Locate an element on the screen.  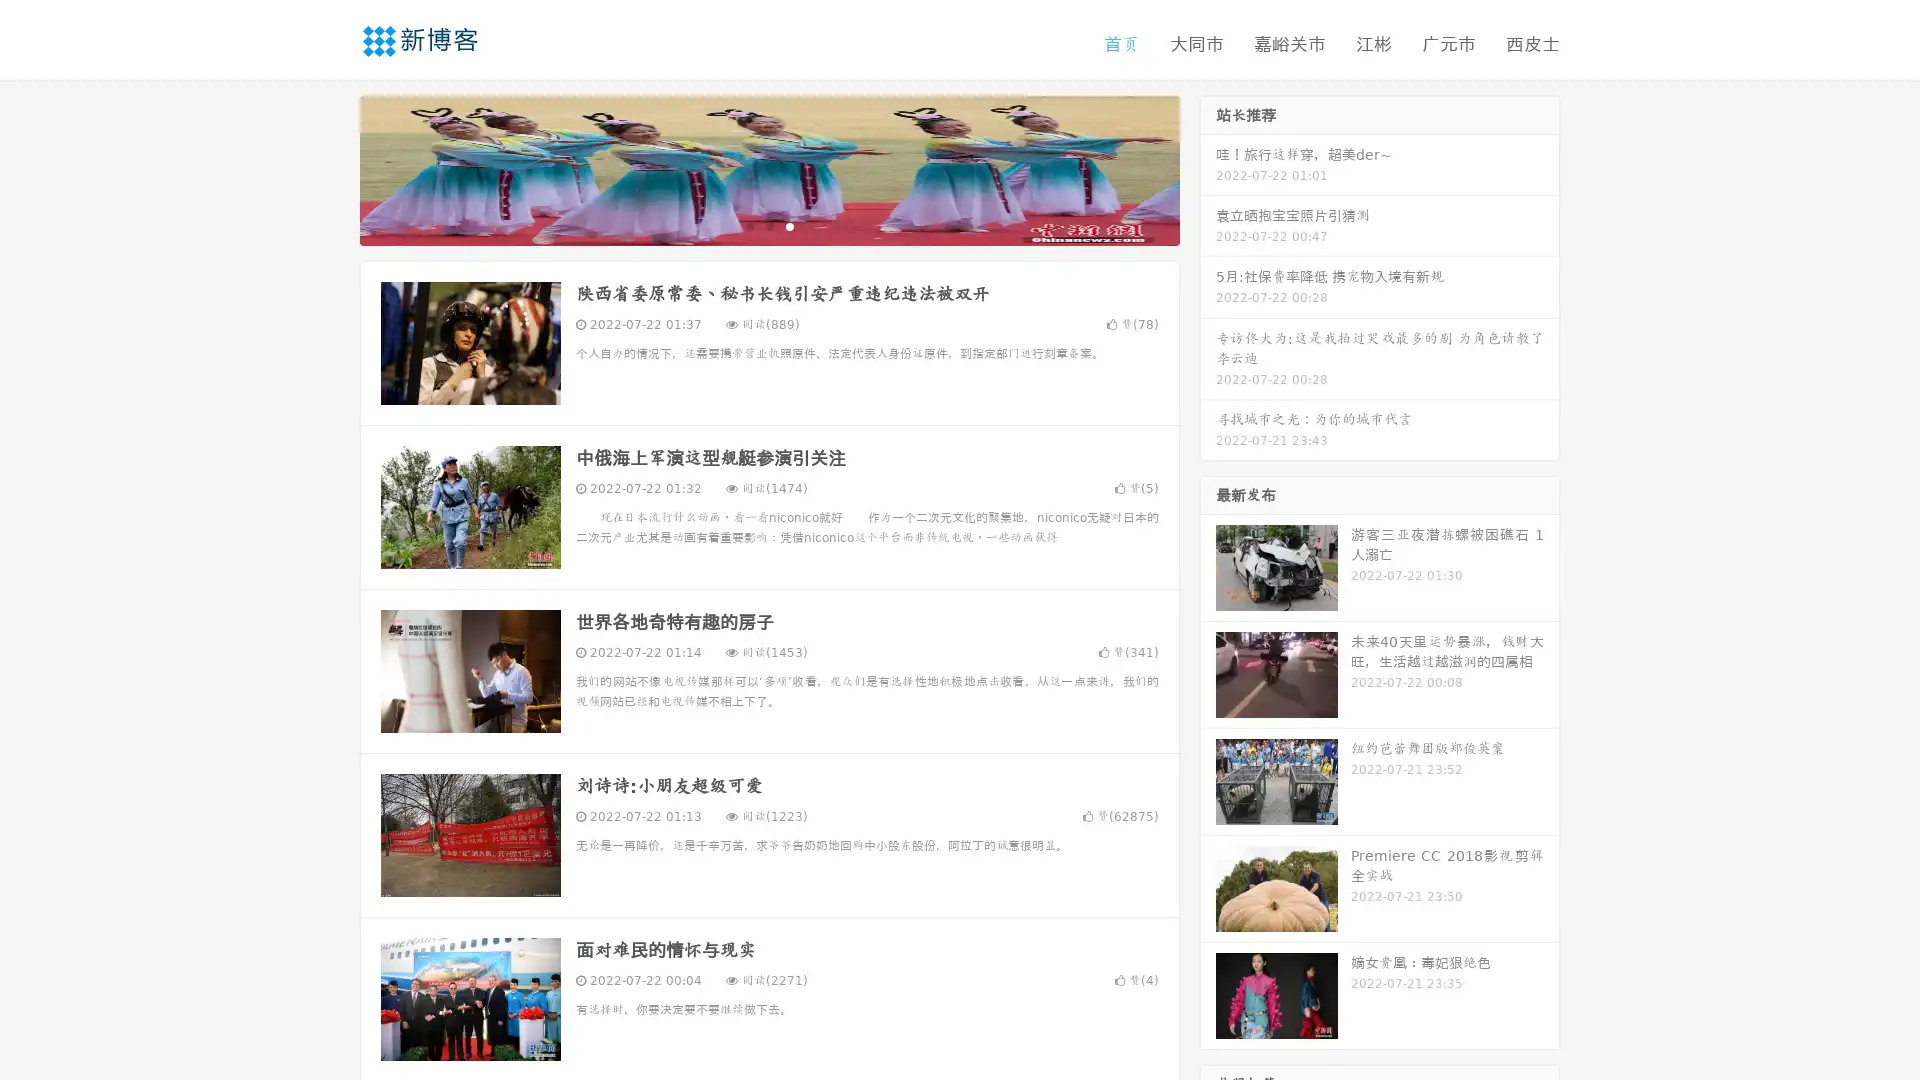
Previous slide is located at coordinates (330, 168).